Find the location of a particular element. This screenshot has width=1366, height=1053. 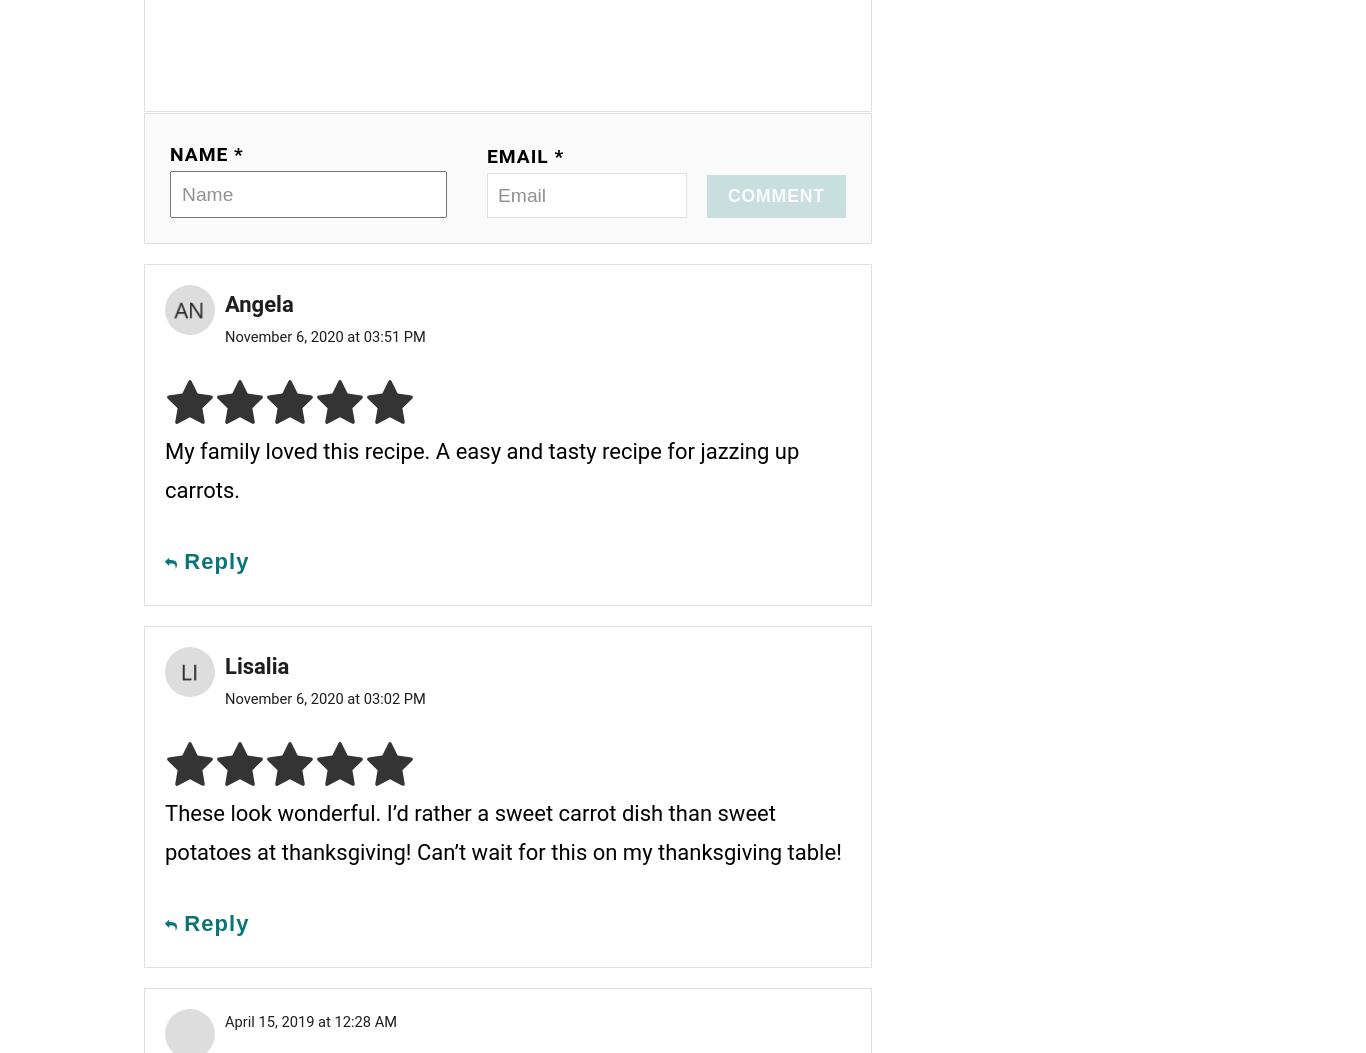

'My family loved this recipe.  A  easy and tasty recipe for jazzing up carrots.' is located at coordinates (482, 469).